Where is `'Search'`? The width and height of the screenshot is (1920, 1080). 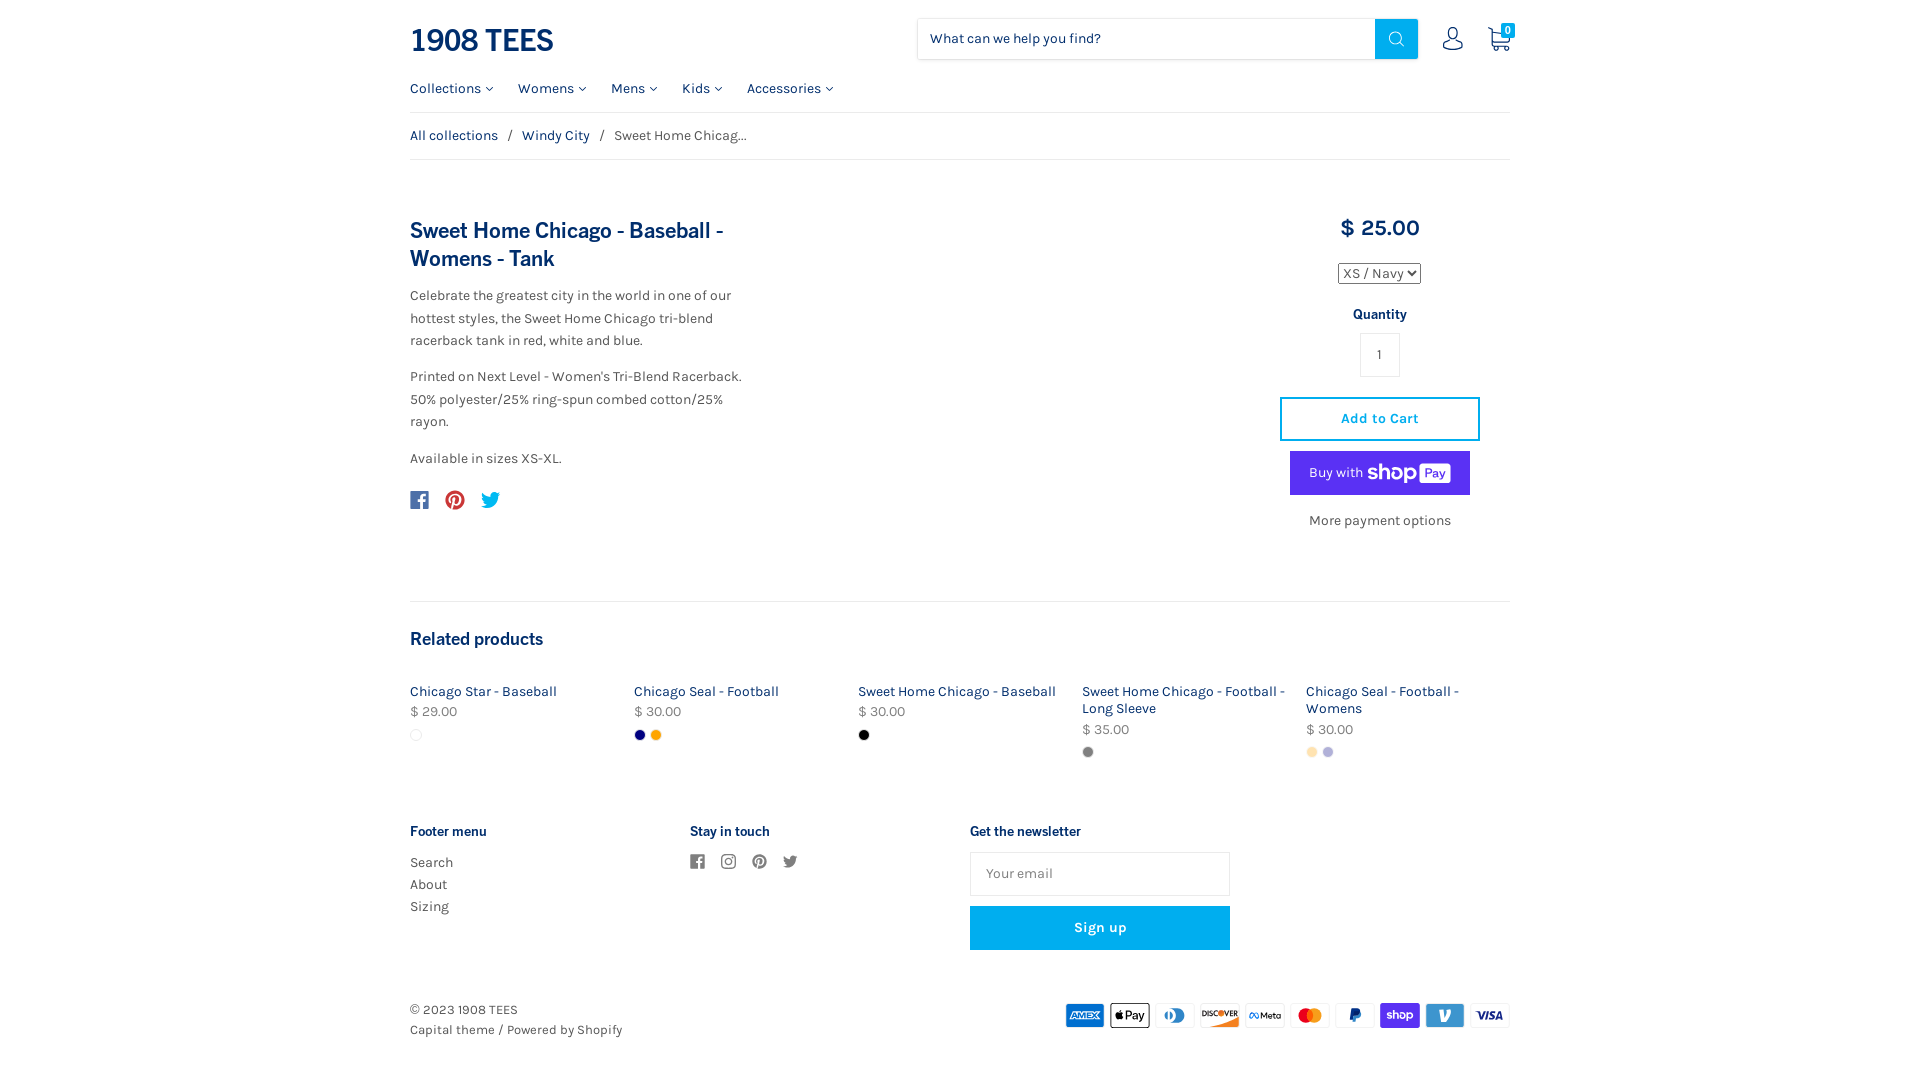 'Search' is located at coordinates (430, 861).